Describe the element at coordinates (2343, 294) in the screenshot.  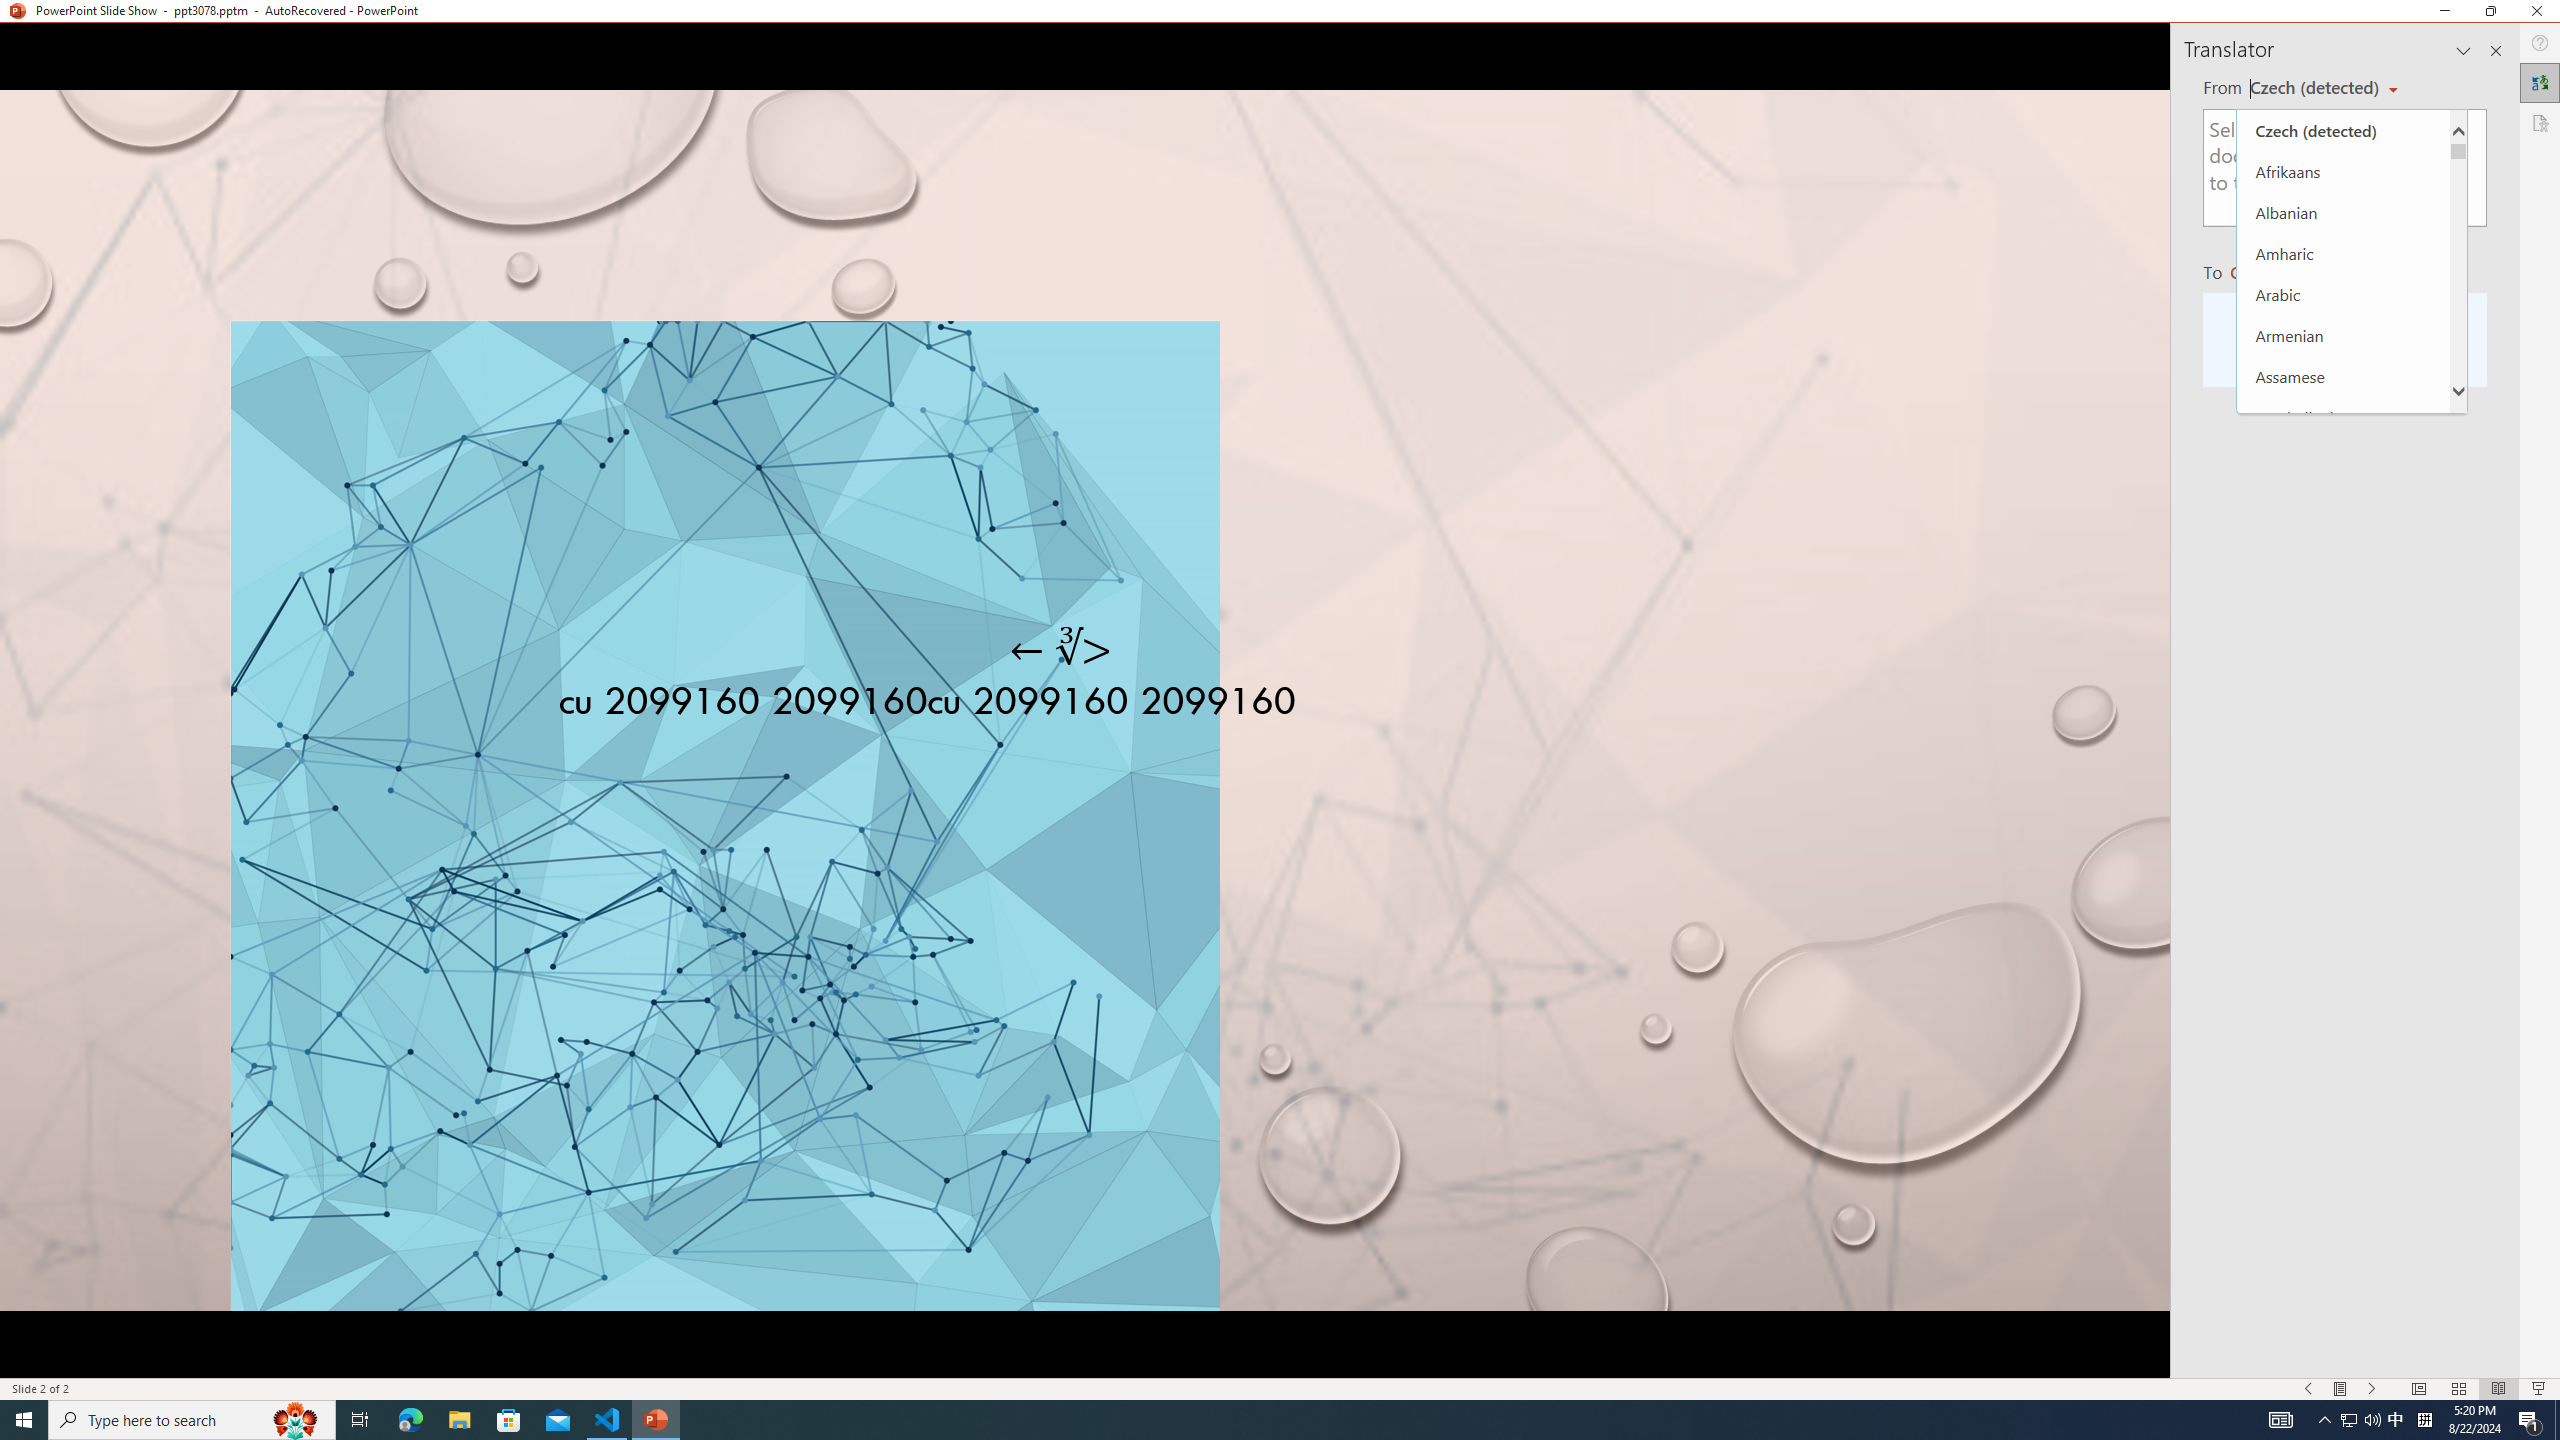
I see `'Arabic'` at that location.